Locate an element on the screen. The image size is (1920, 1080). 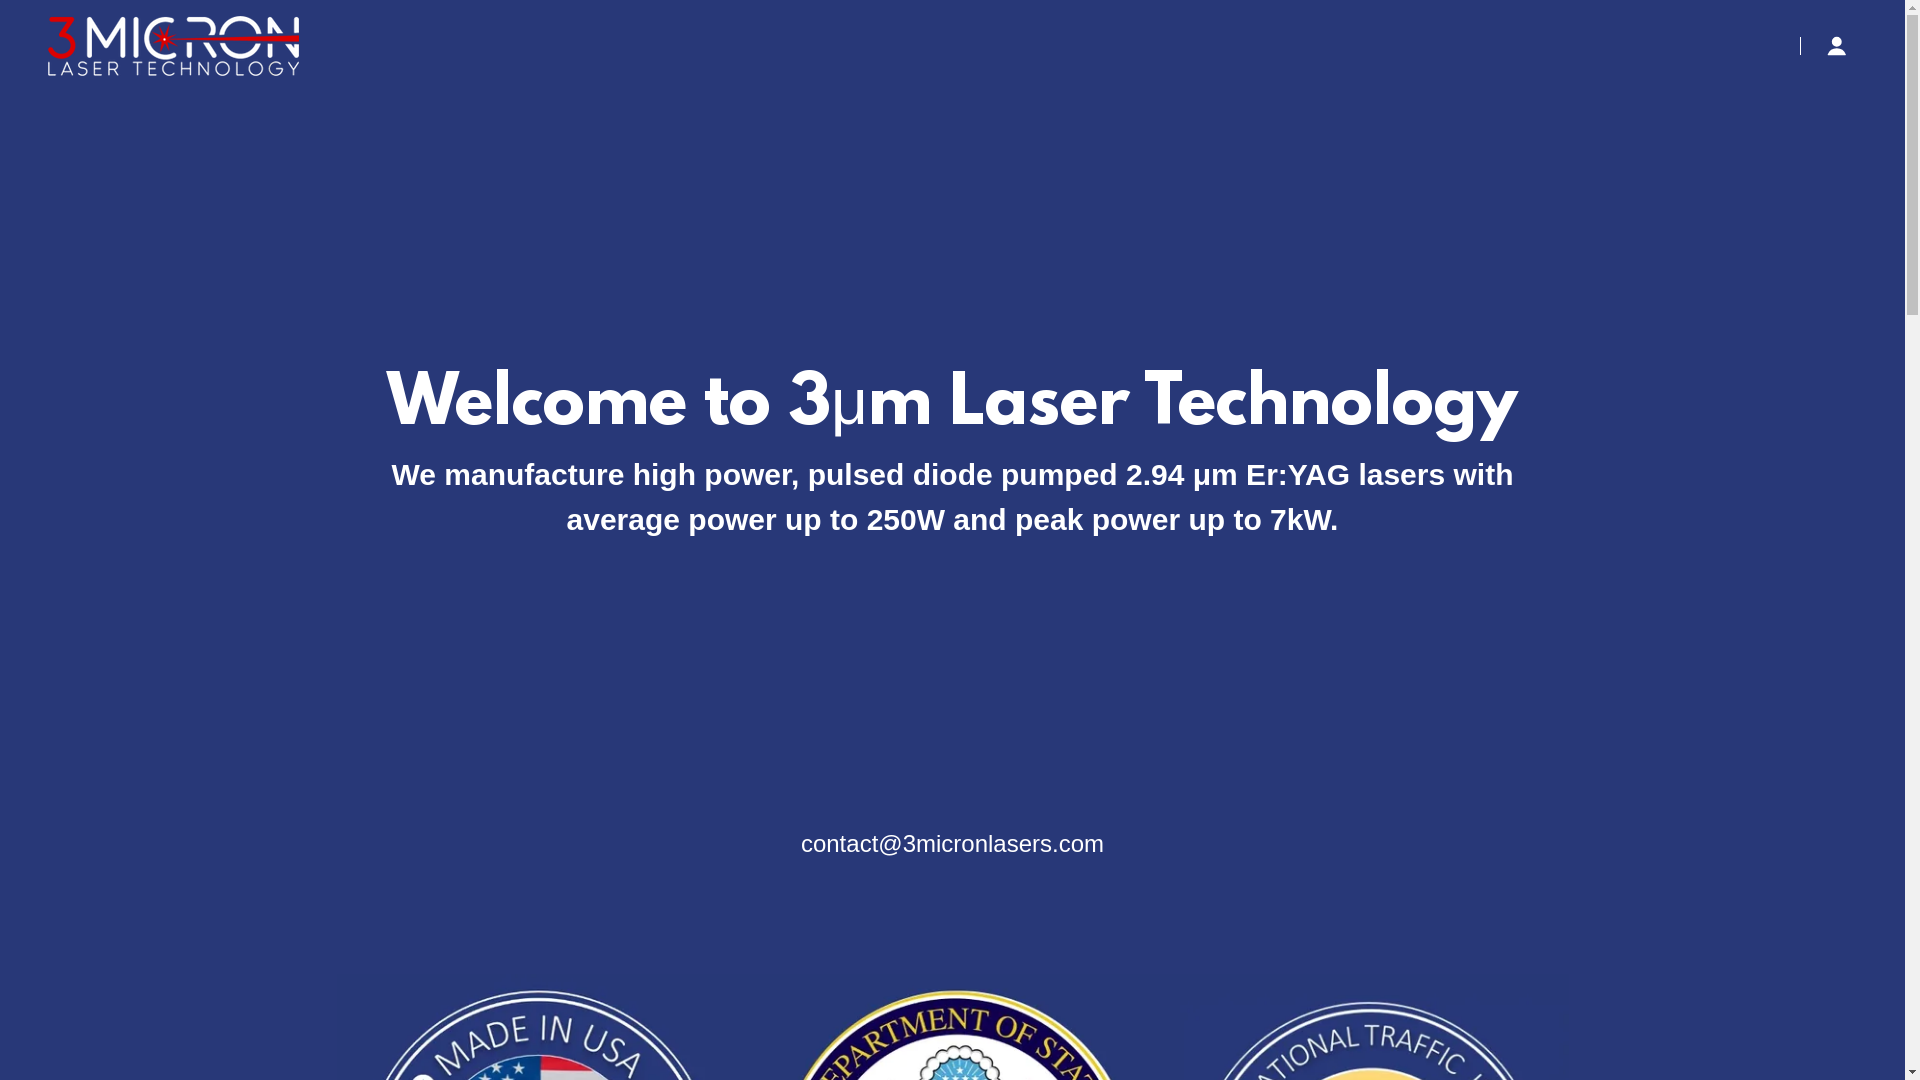
'contact@3micronlasers.com' is located at coordinates (951, 843).